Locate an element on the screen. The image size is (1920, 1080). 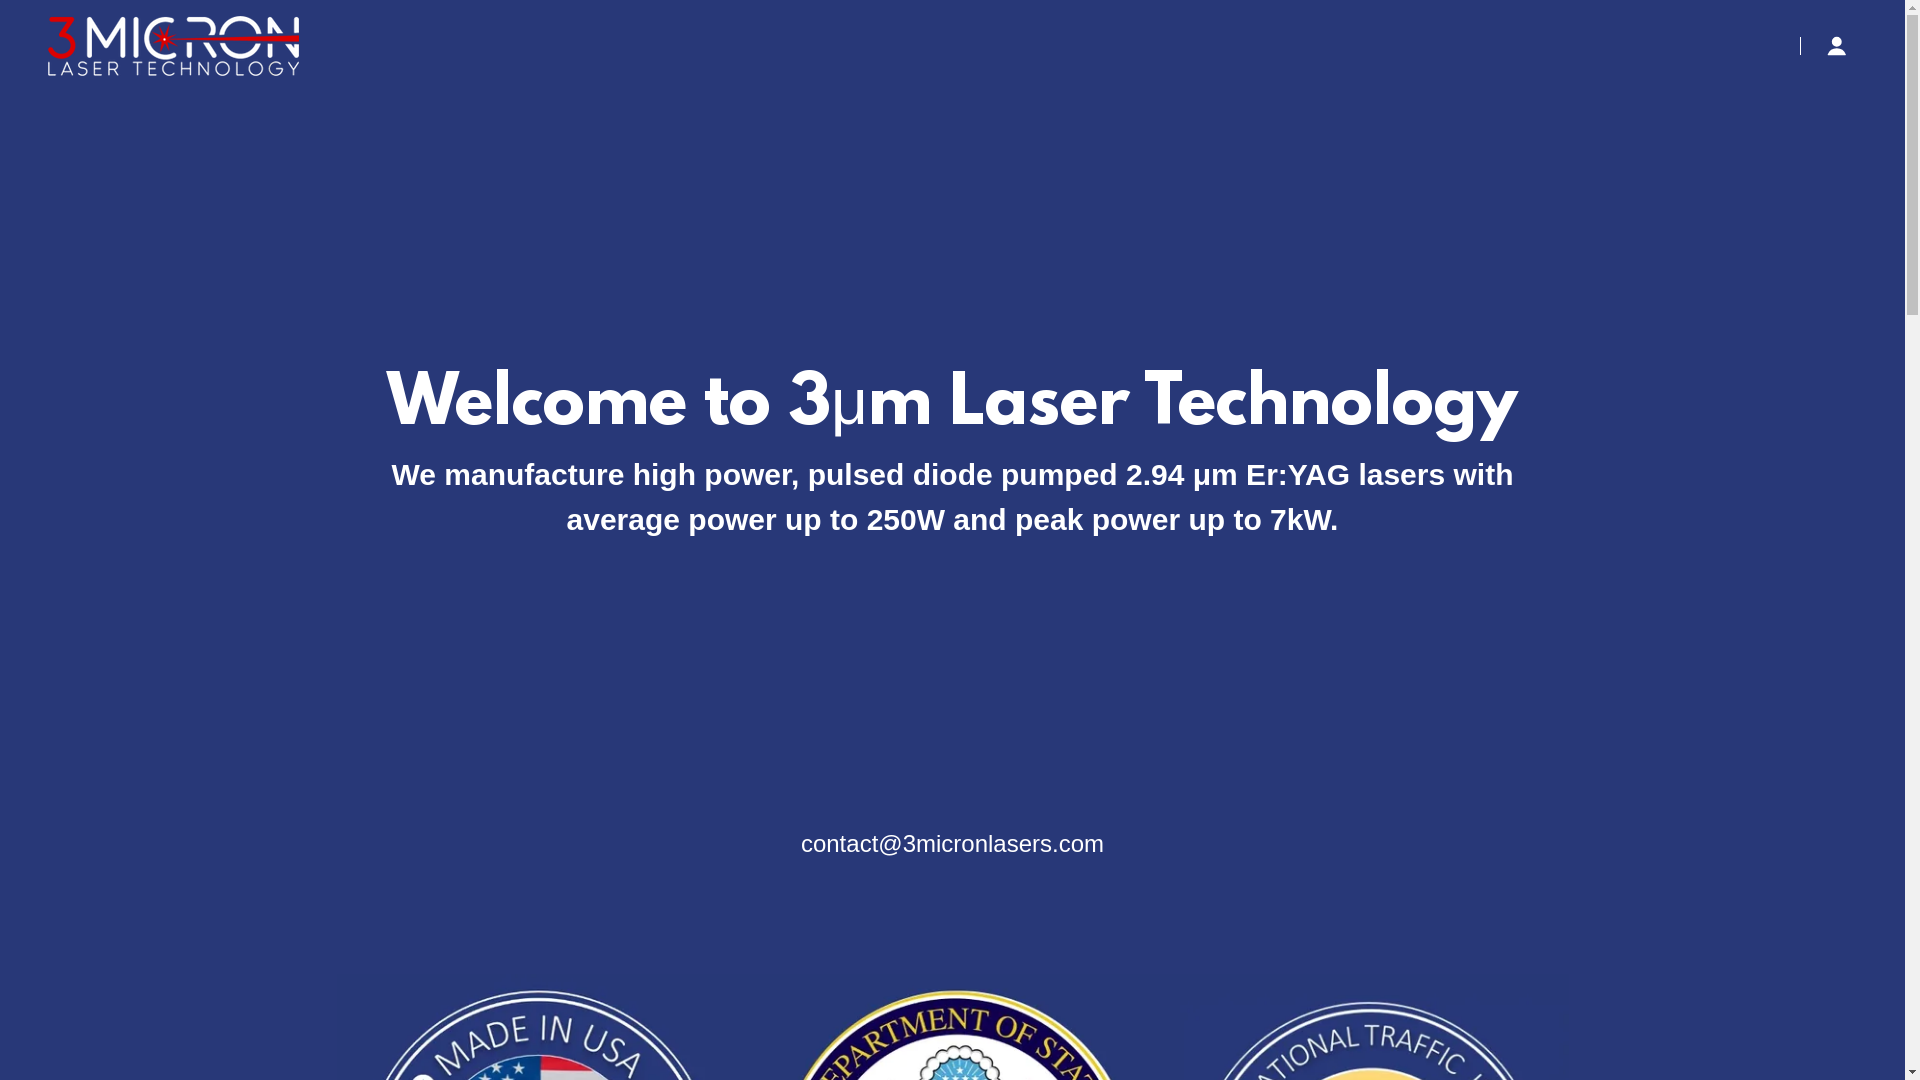
'contact@3micronlasers.com' is located at coordinates (951, 843).